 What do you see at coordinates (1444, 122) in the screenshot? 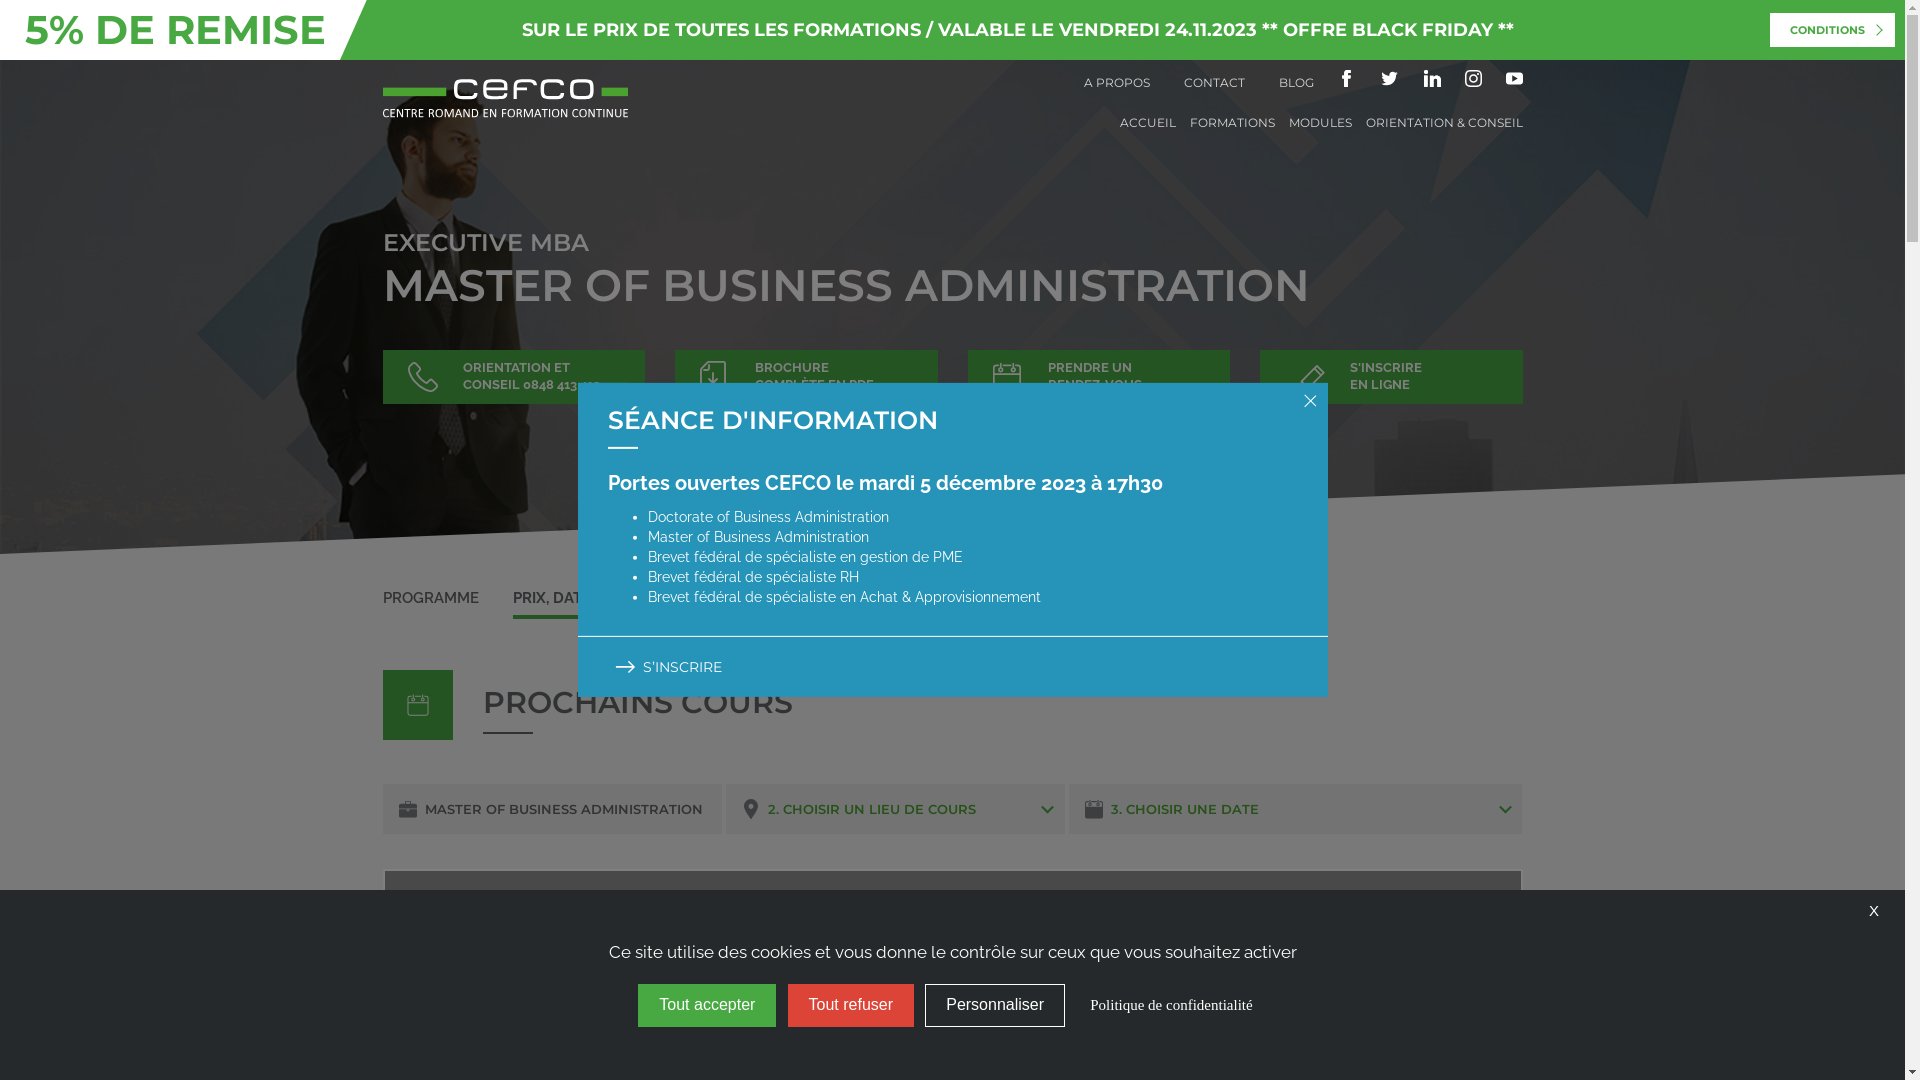
I see `'ORIENTATION & CONSEIL'` at bounding box center [1444, 122].